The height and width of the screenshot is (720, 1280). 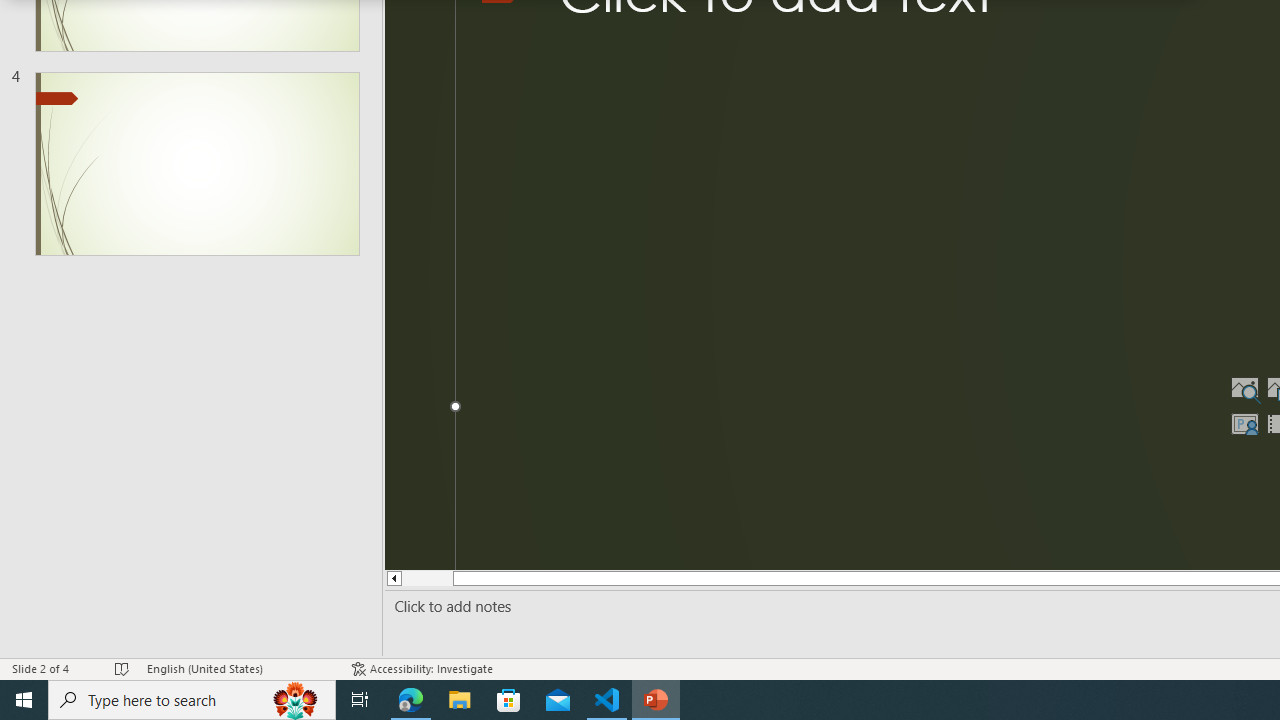 I want to click on 'Stock Images', so click(x=1243, y=388).